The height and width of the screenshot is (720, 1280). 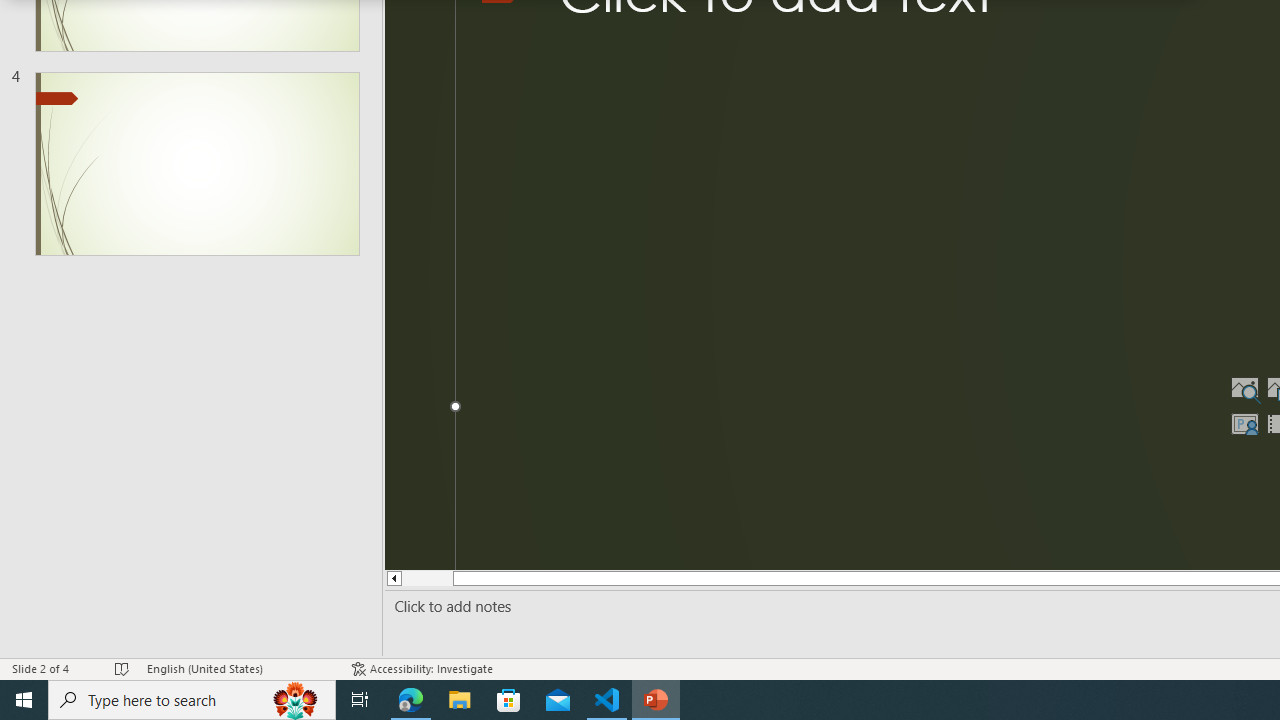 I want to click on 'Stock Images', so click(x=1243, y=388).